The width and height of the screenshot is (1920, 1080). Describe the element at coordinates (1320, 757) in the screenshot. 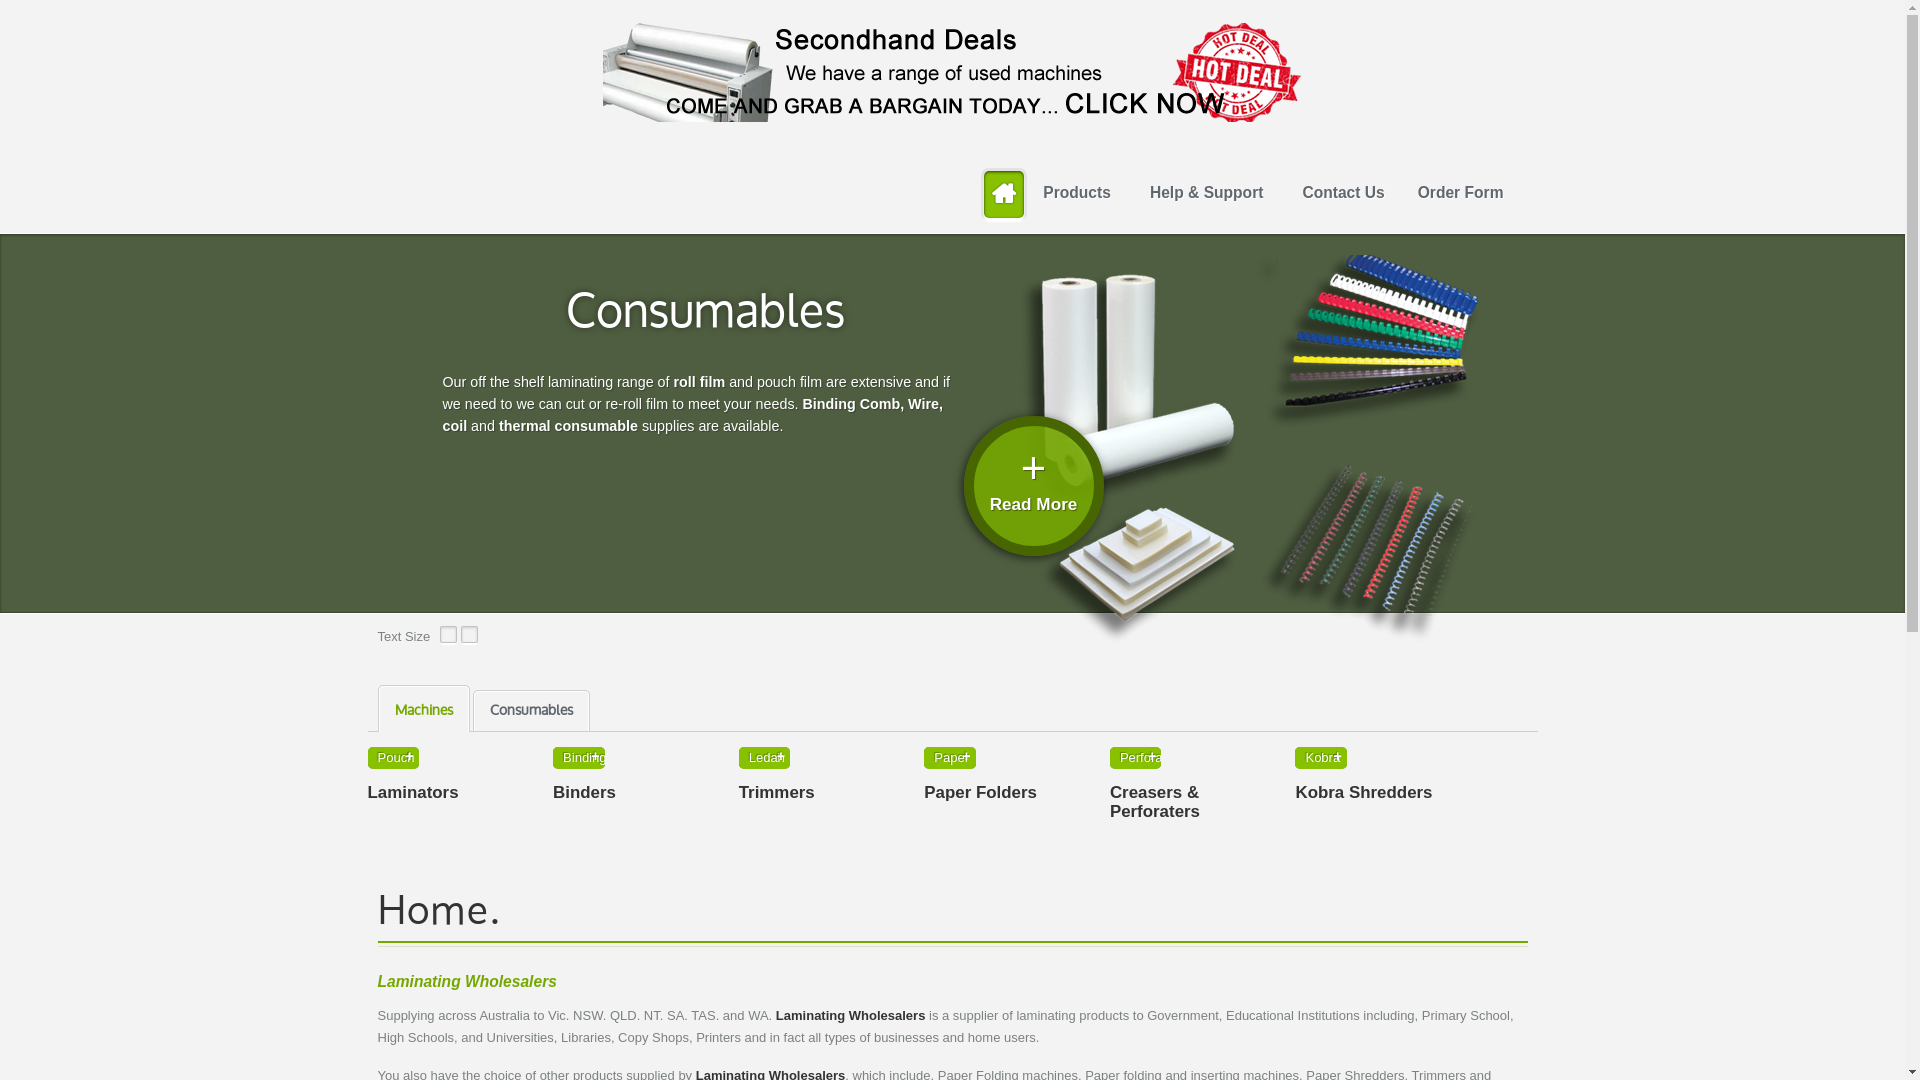

I see `'Kobra Shredders` at that location.